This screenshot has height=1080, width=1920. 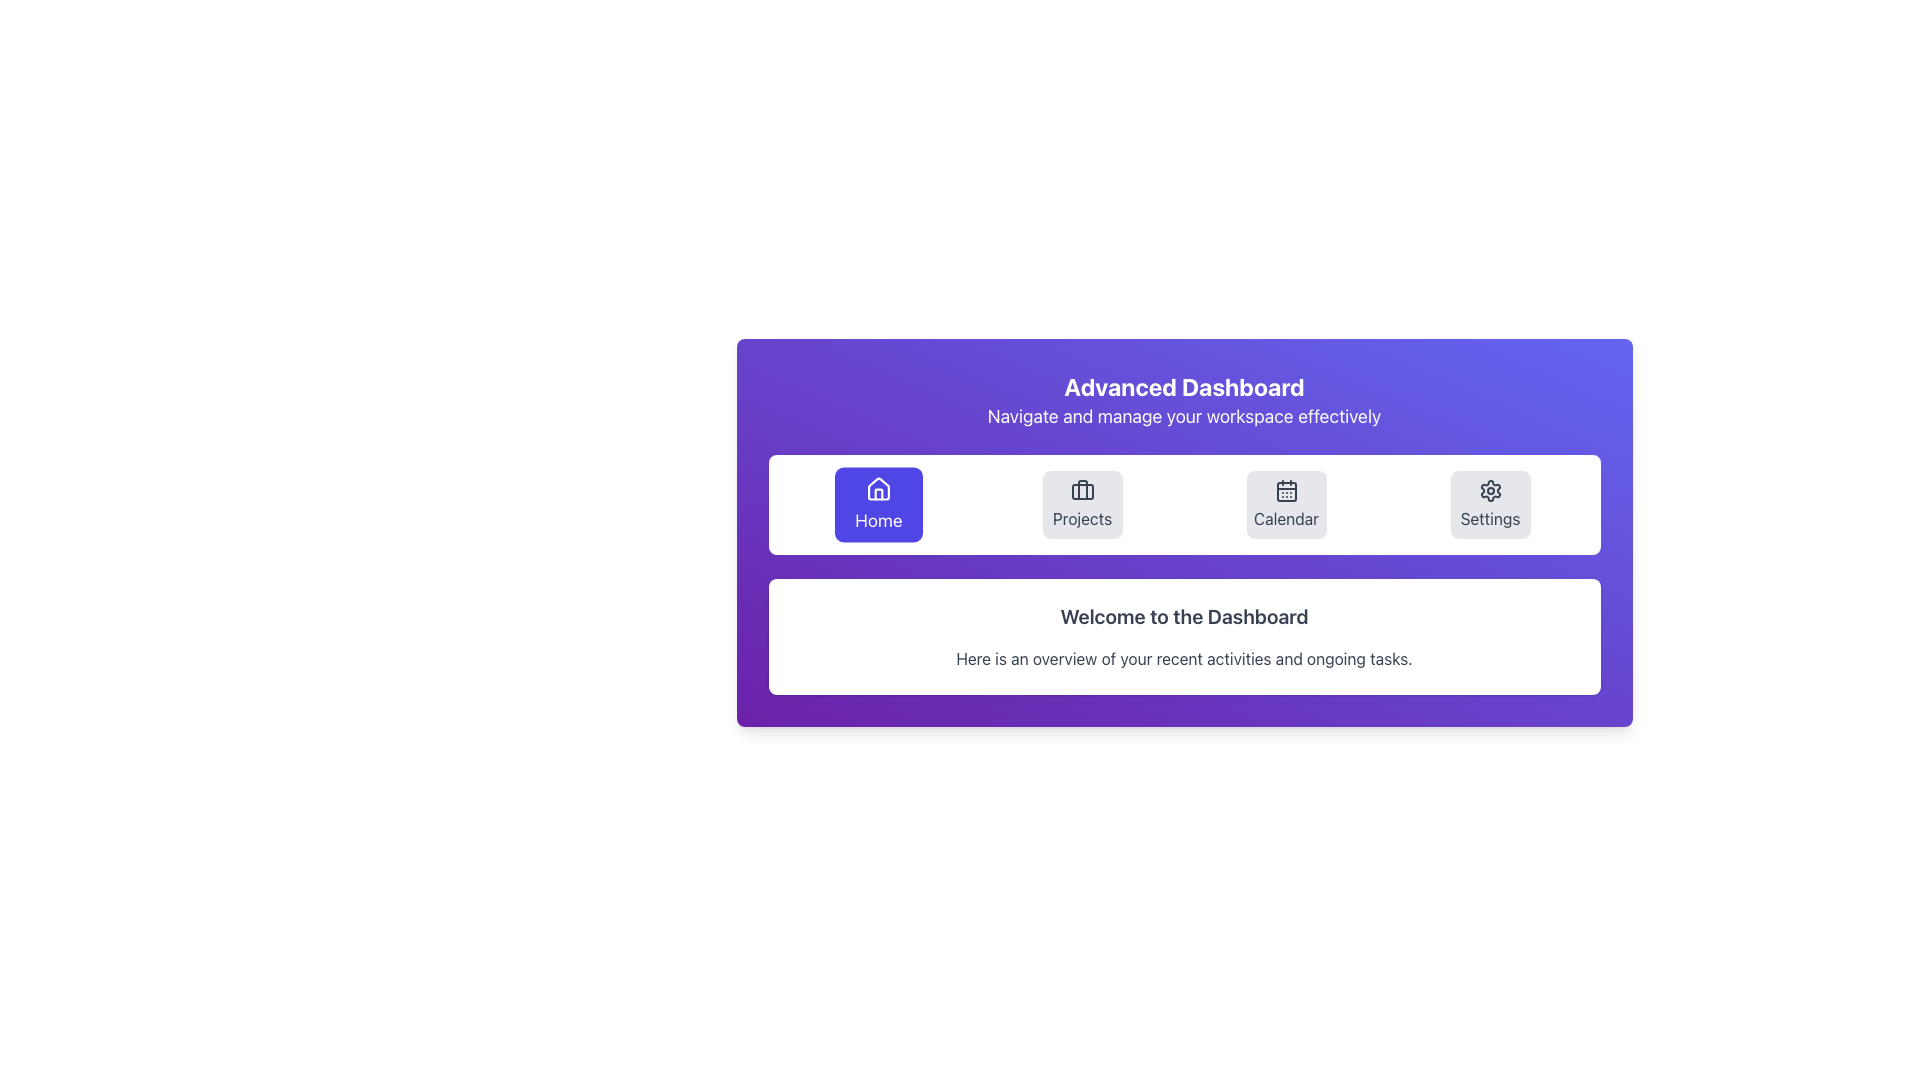 I want to click on the descriptive text label located below the 'Advanced Dashboard' title in the header area, so click(x=1184, y=415).